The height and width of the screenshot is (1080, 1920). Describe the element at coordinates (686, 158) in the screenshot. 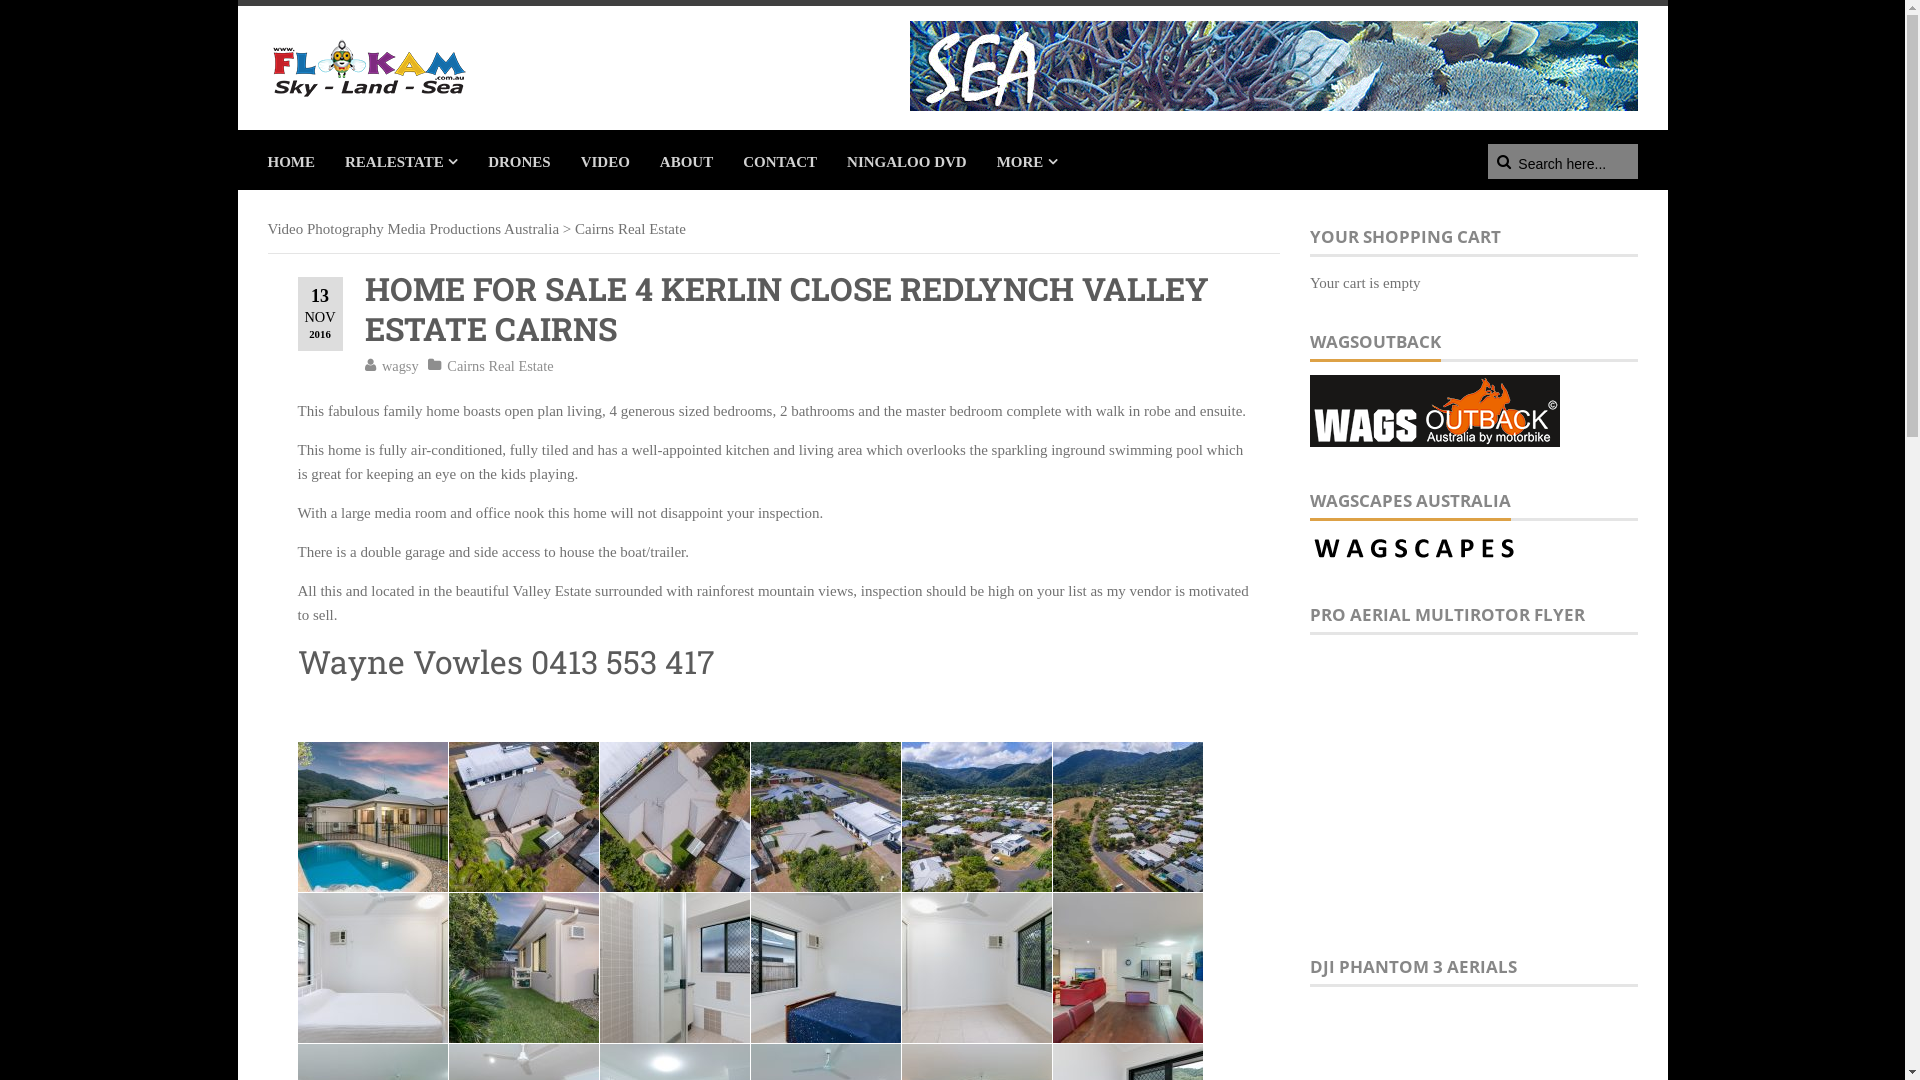

I see `'ABOUT'` at that location.